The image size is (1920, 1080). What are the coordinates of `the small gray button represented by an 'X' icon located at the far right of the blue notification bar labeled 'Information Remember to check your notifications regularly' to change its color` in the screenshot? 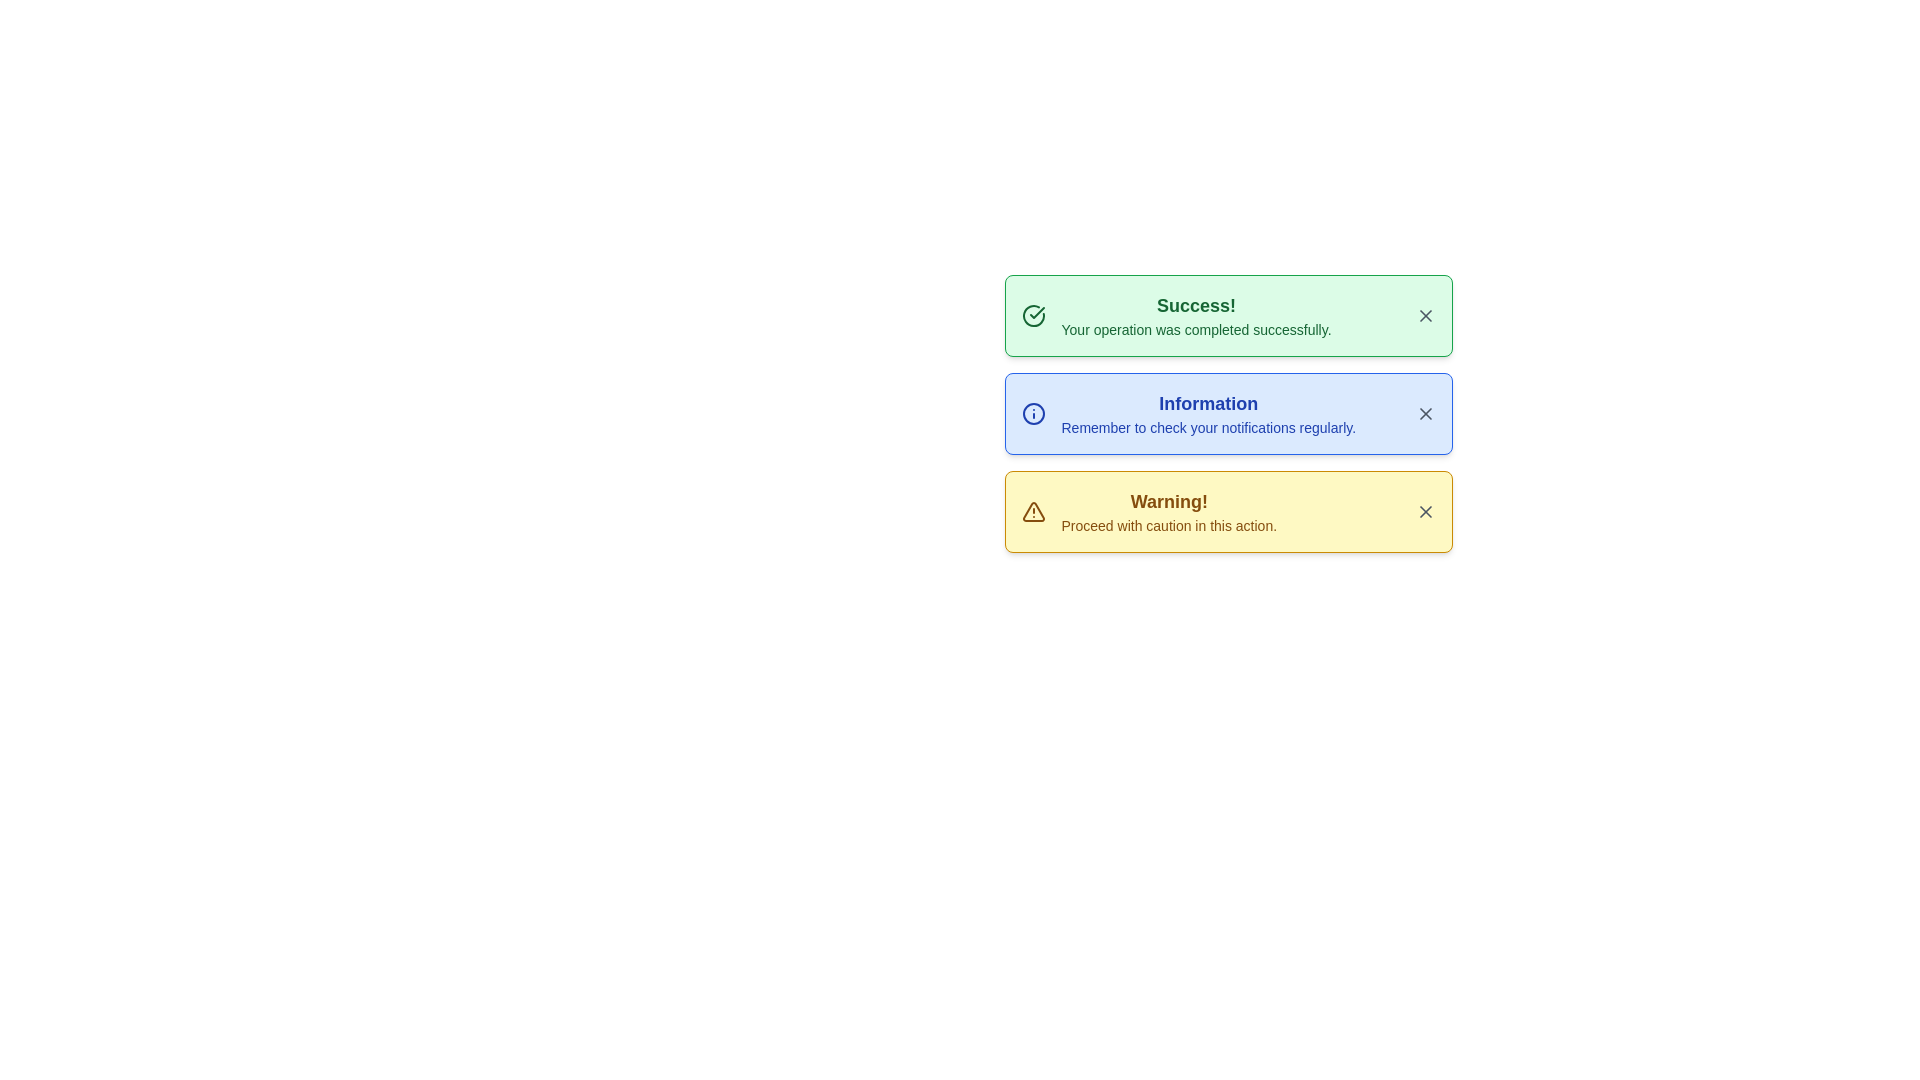 It's located at (1424, 412).